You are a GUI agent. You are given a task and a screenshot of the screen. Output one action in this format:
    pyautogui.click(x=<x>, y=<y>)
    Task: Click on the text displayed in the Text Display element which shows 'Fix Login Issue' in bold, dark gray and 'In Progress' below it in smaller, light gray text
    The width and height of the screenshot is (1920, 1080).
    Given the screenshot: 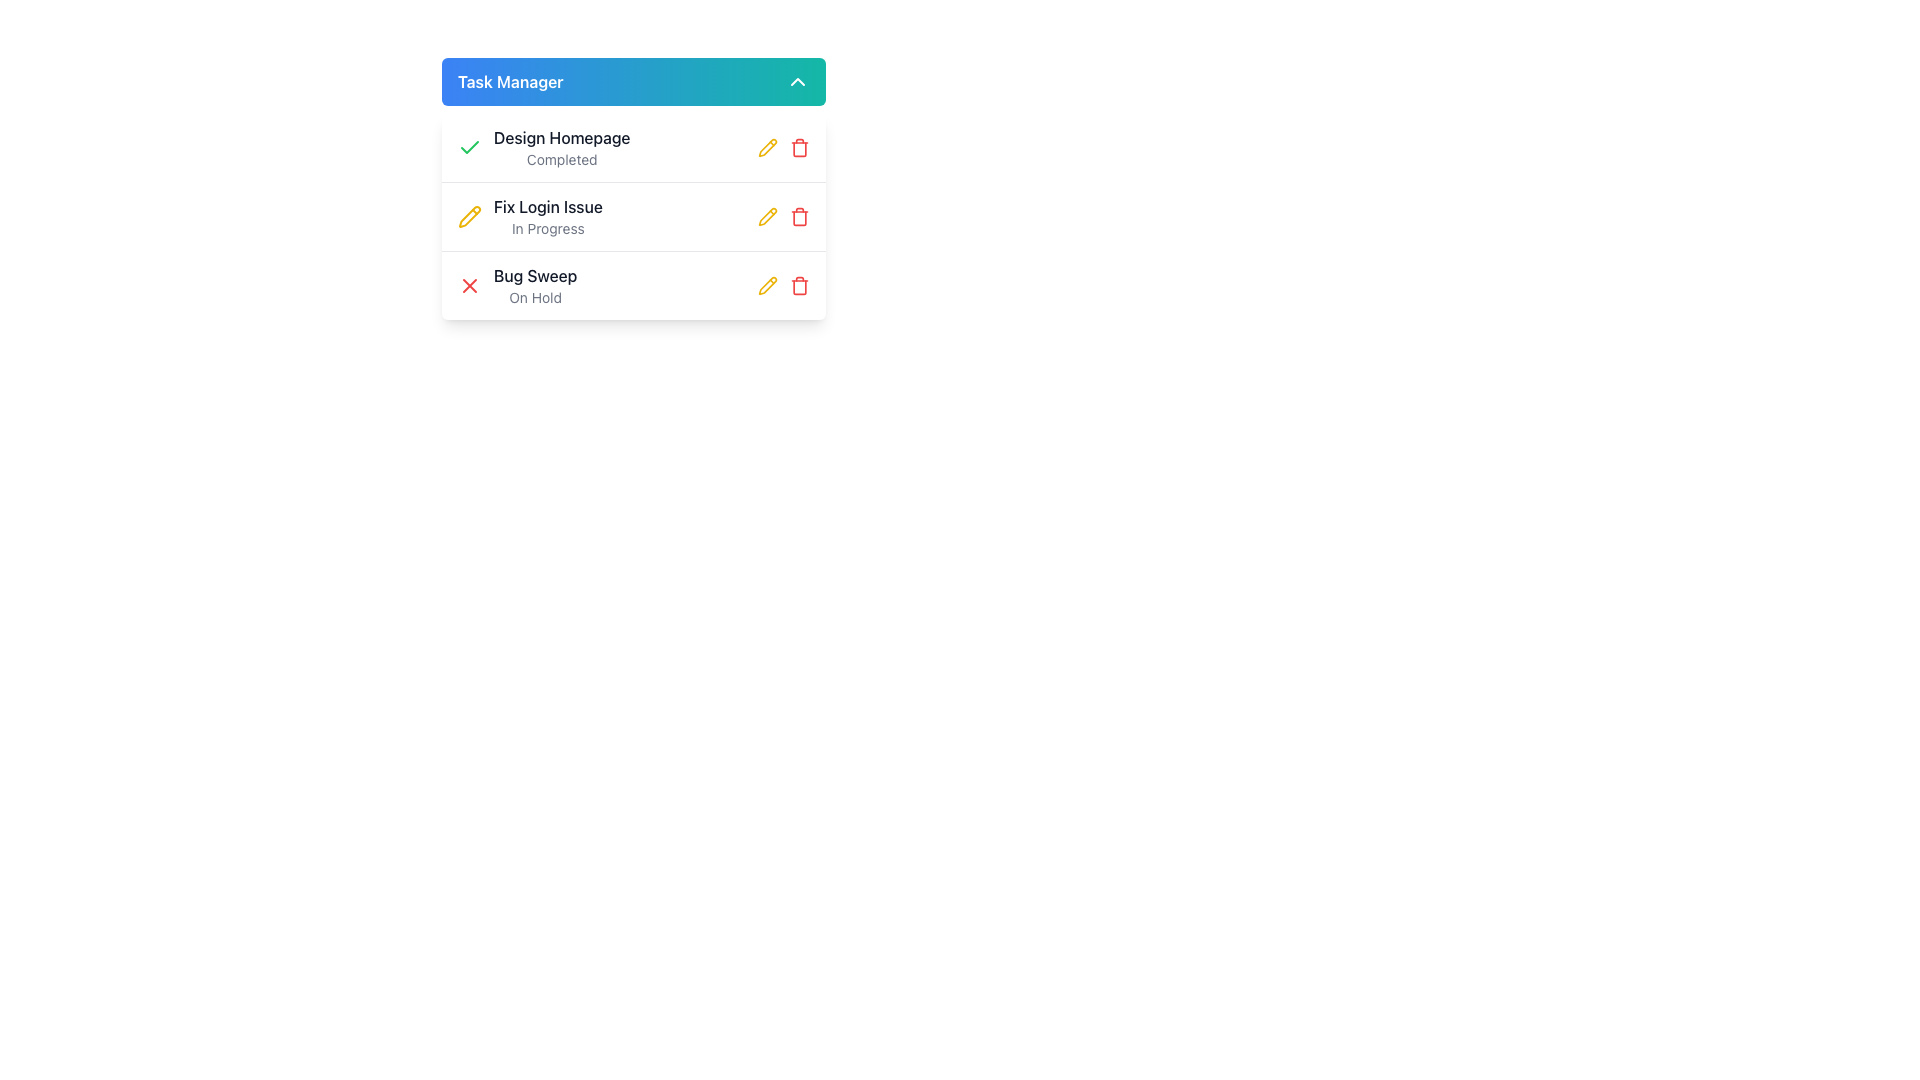 What is the action you would take?
    pyautogui.click(x=548, y=216)
    